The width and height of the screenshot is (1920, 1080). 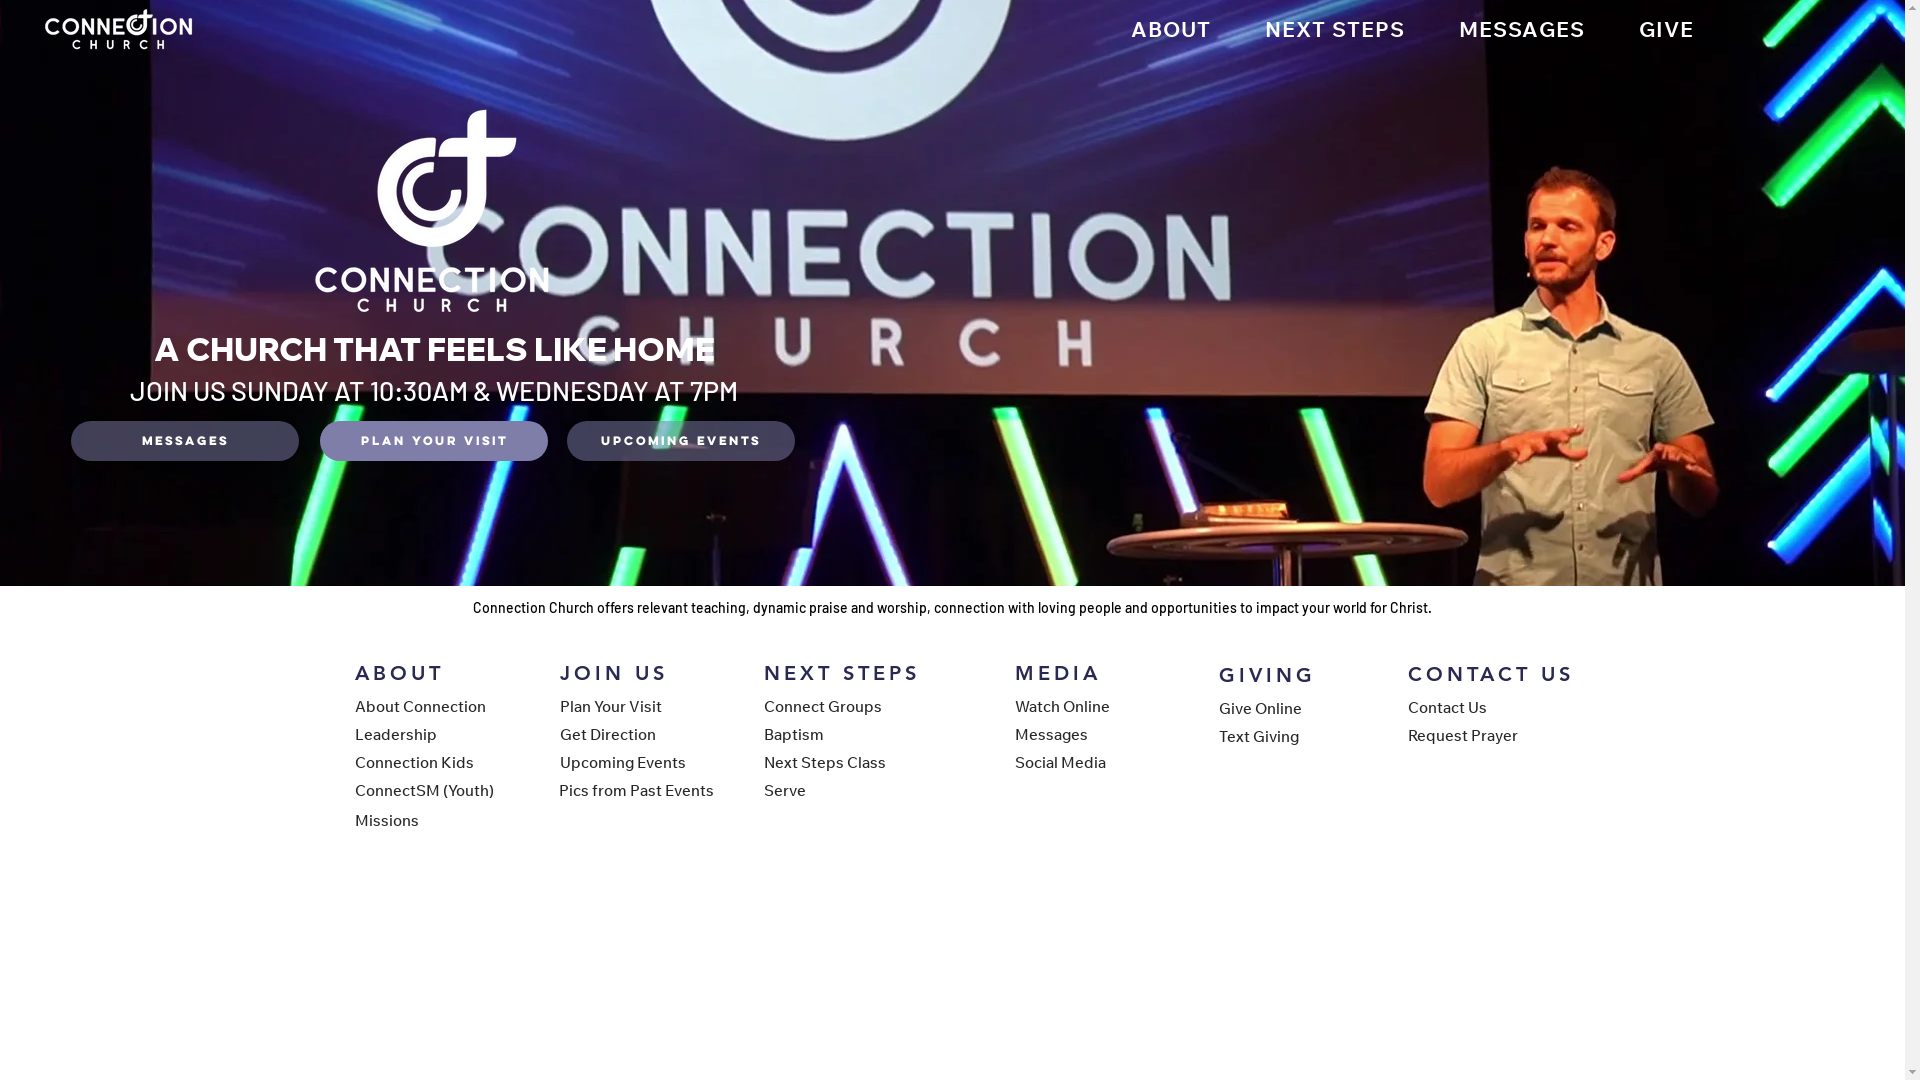 I want to click on 'Give Online', so click(x=1289, y=707).